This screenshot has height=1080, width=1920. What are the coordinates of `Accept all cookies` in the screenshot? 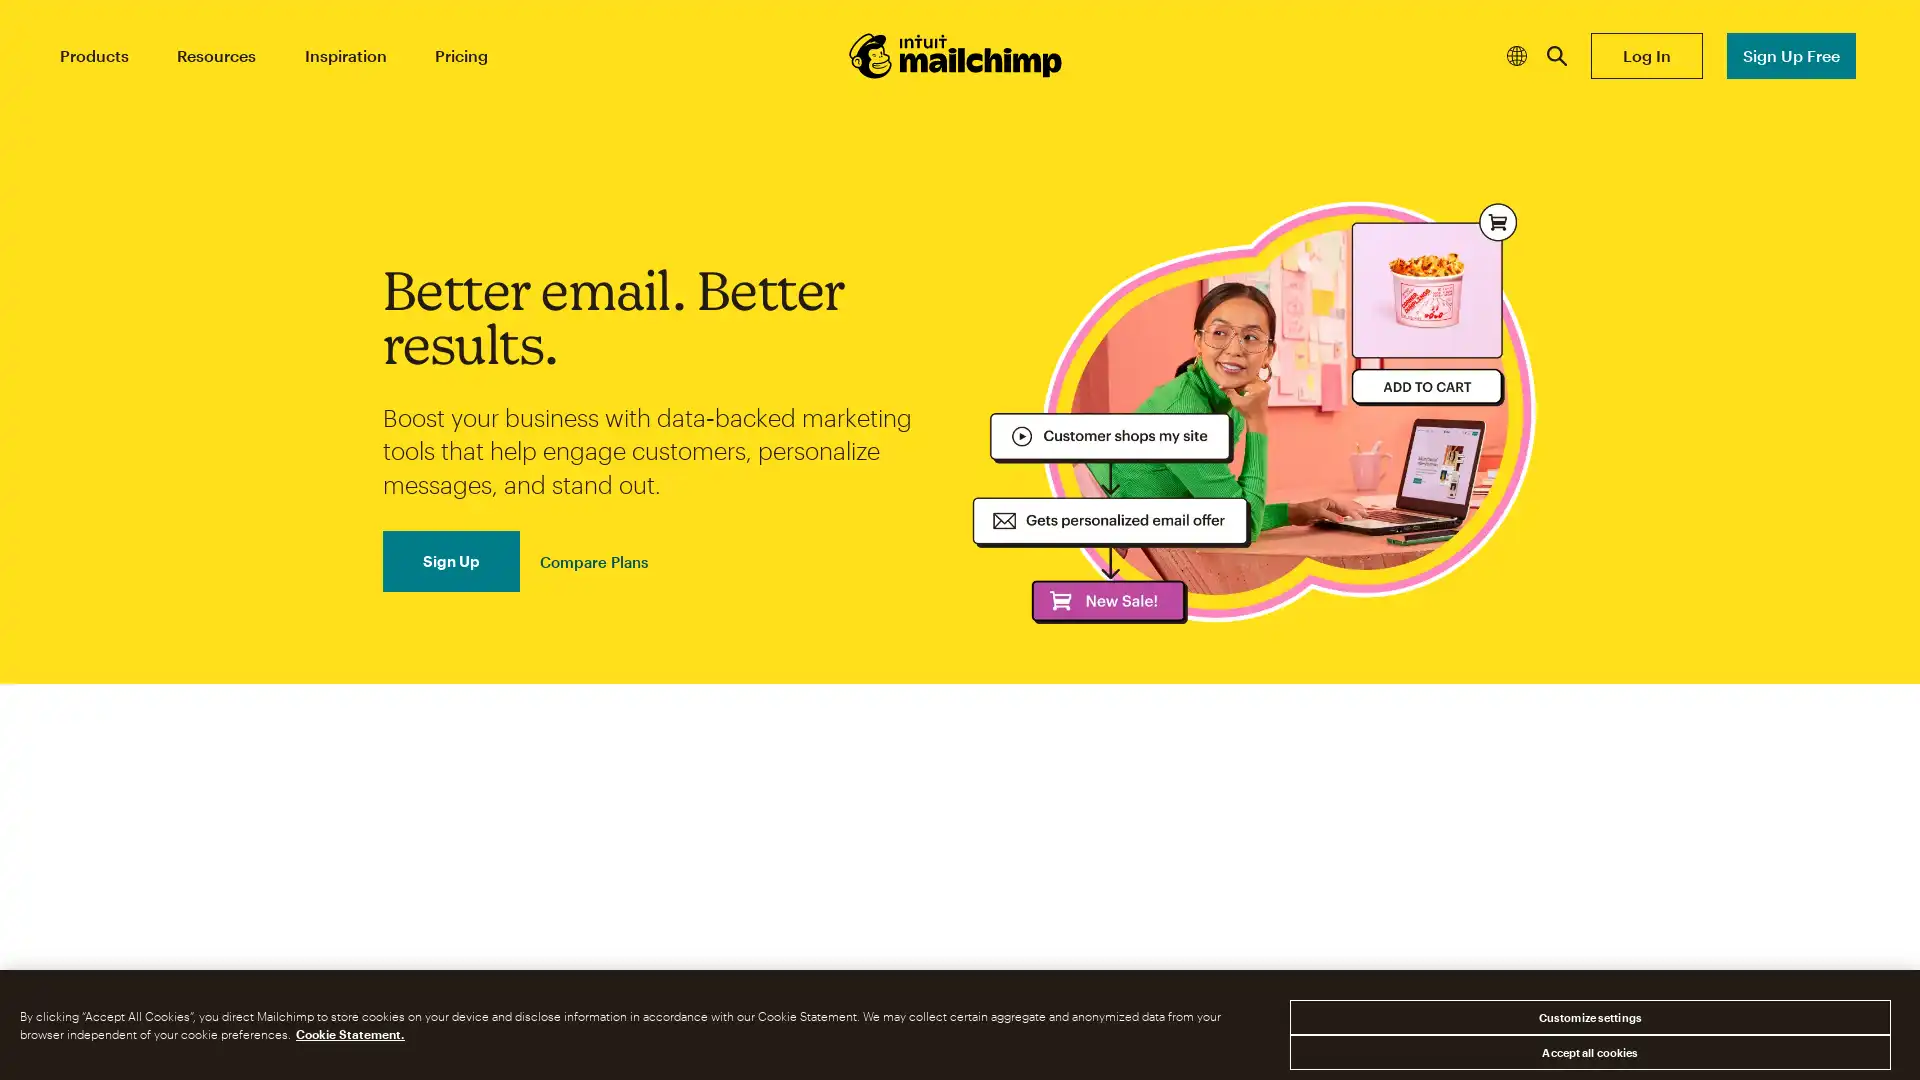 It's located at (1588, 1051).